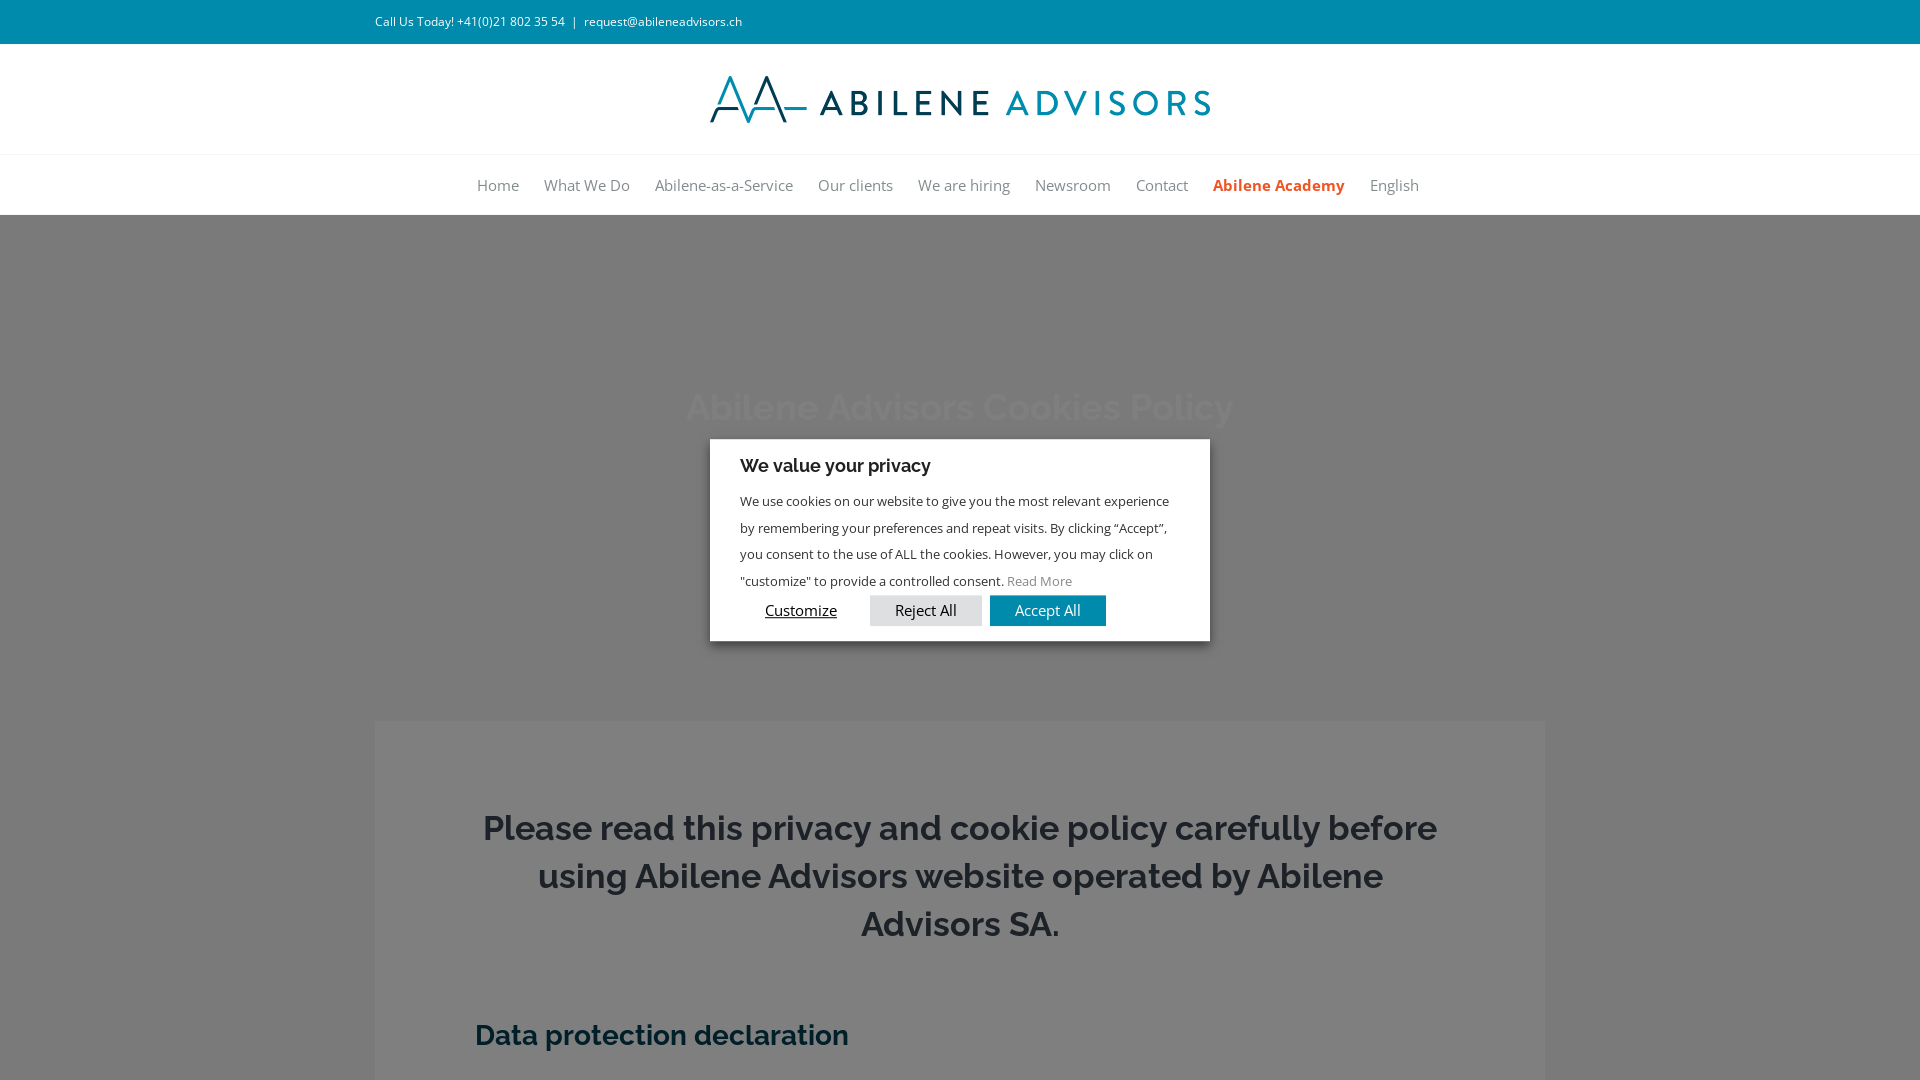 The height and width of the screenshot is (1080, 1920). Describe the element at coordinates (964, 183) in the screenshot. I see `'We are hiring'` at that location.